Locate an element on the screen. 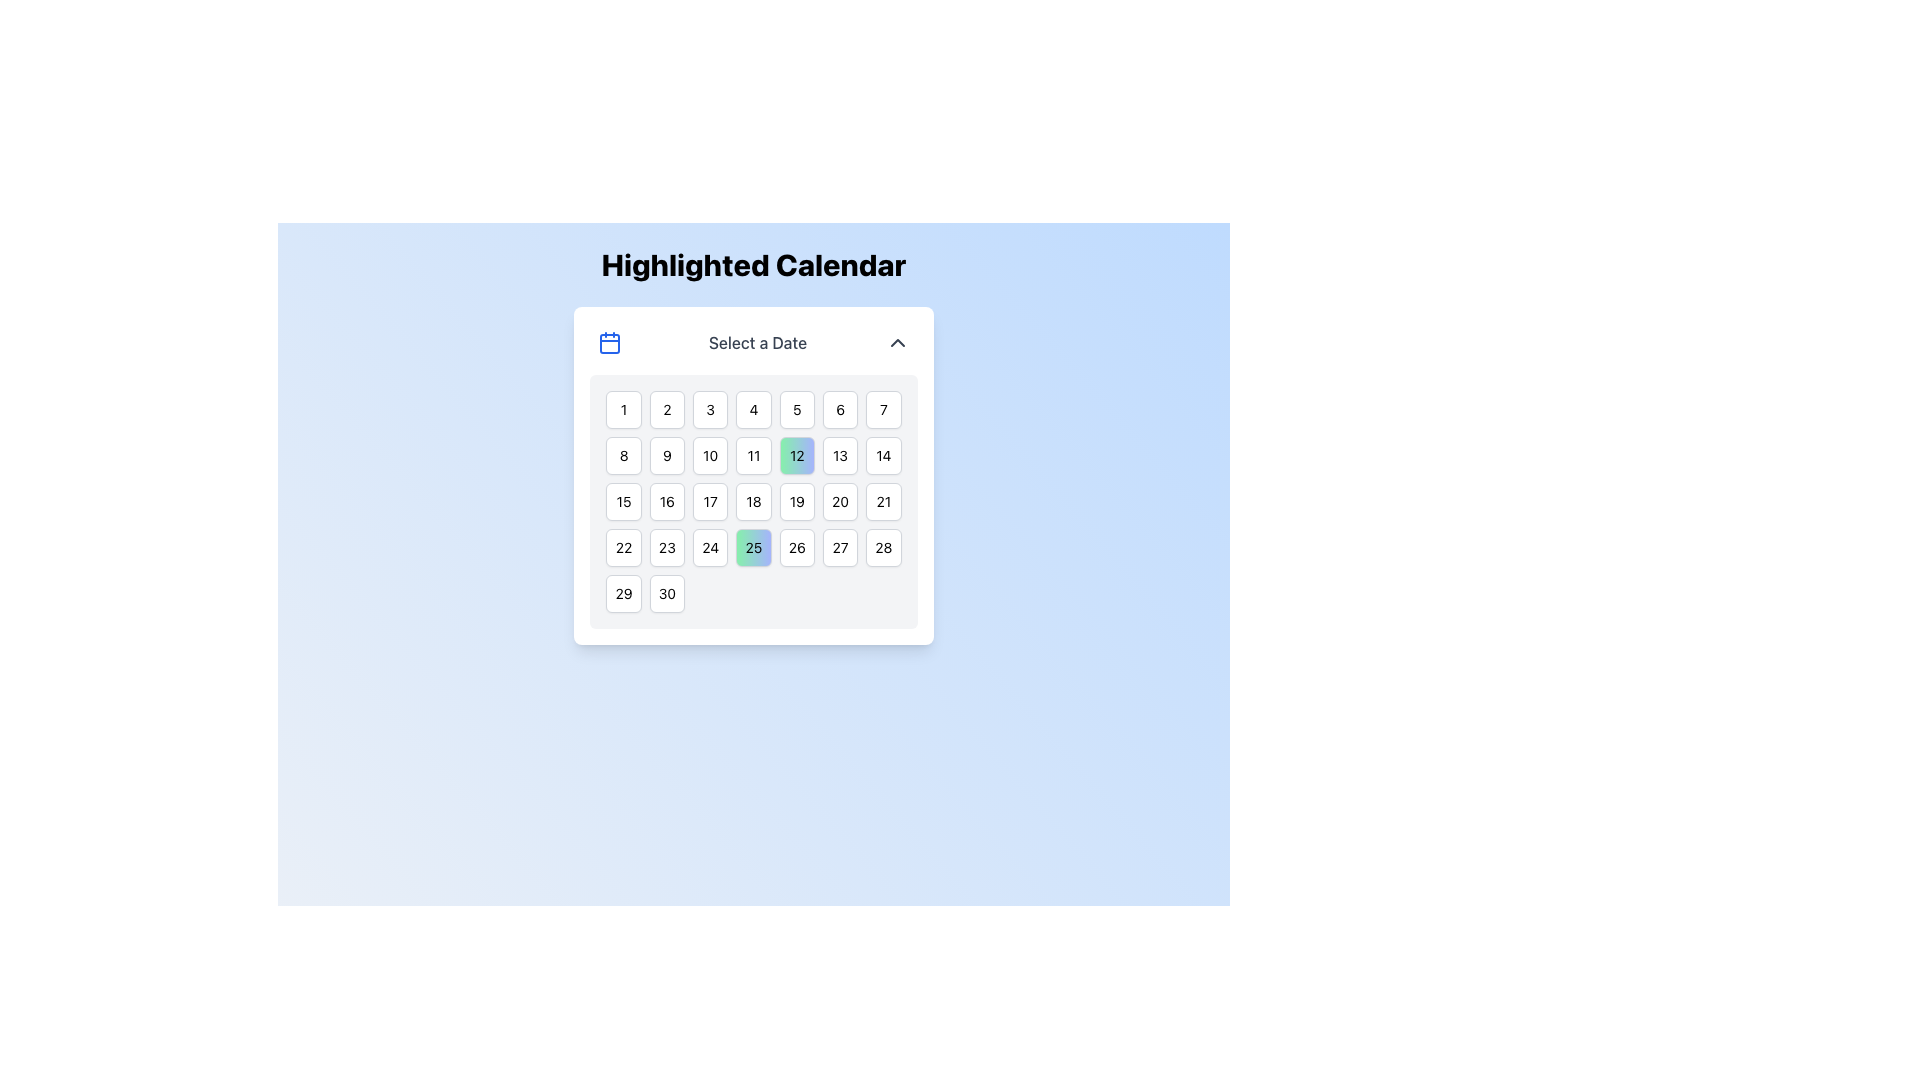 The width and height of the screenshot is (1920, 1080). the rectangular button with a white background and the black number '28' centered within it is located at coordinates (882, 547).